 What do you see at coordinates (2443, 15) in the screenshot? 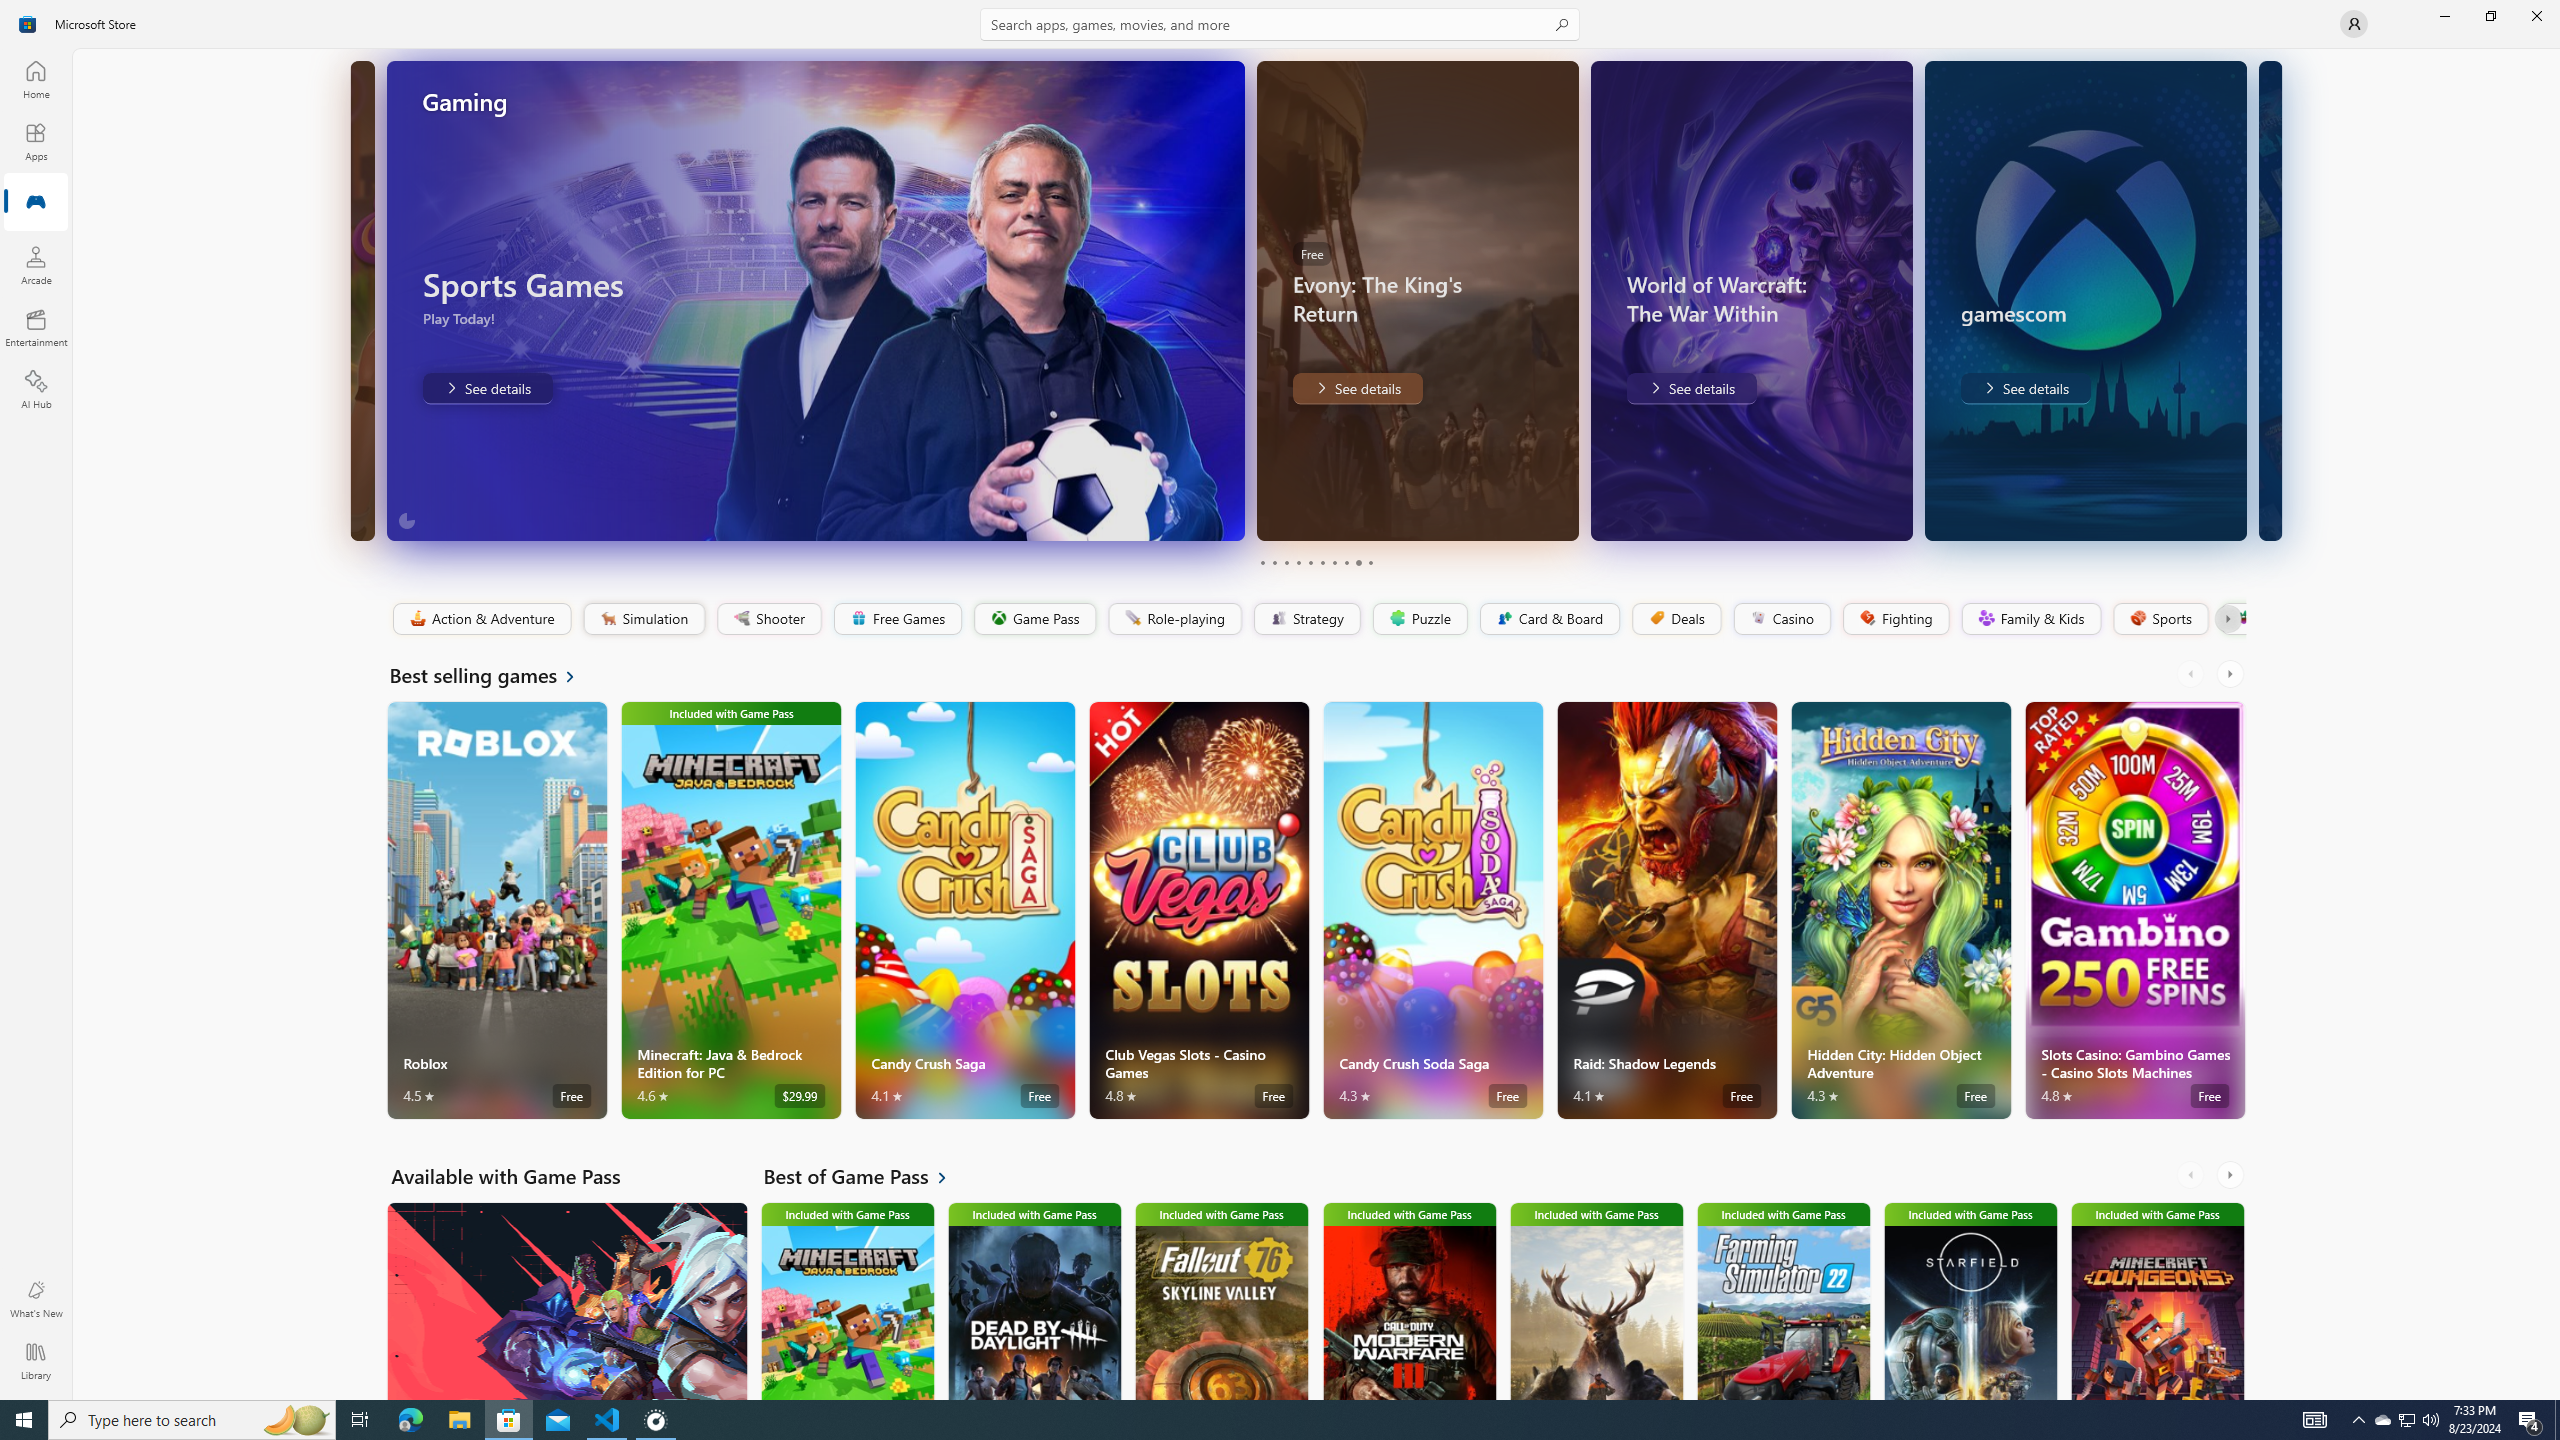
I see `'Minimize Microsoft Store'` at bounding box center [2443, 15].